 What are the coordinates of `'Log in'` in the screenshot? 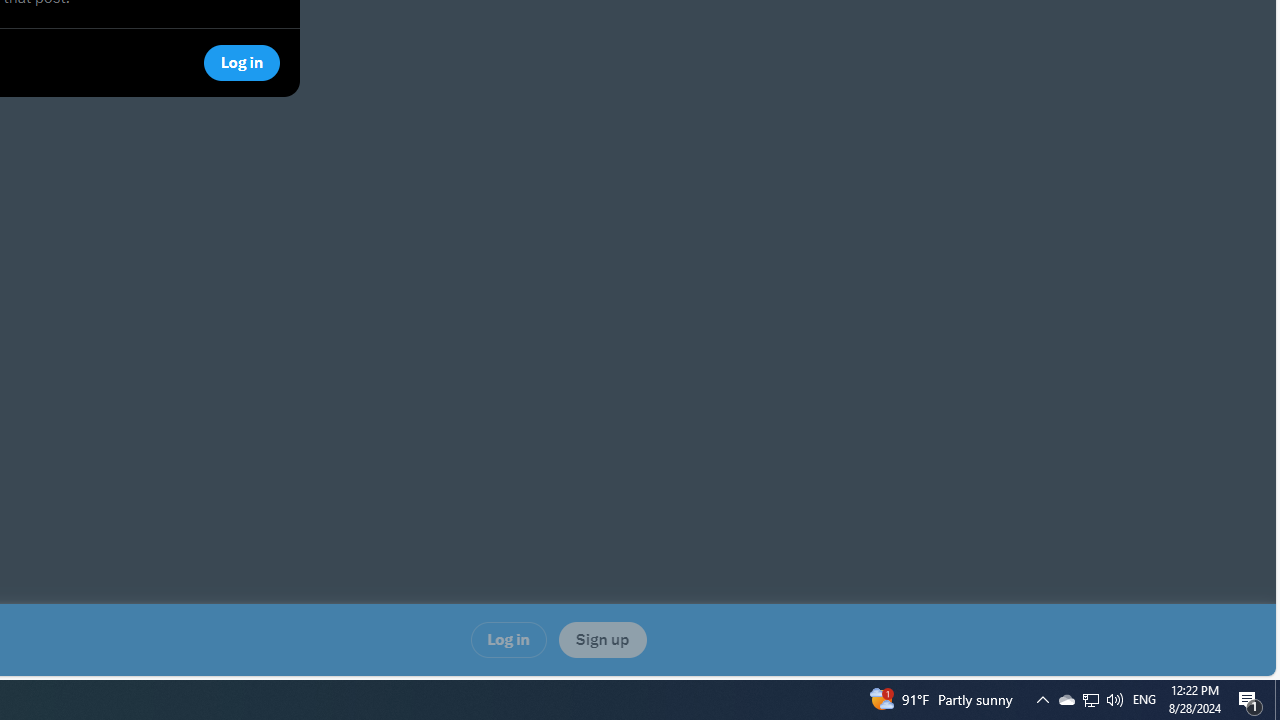 It's located at (508, 640).